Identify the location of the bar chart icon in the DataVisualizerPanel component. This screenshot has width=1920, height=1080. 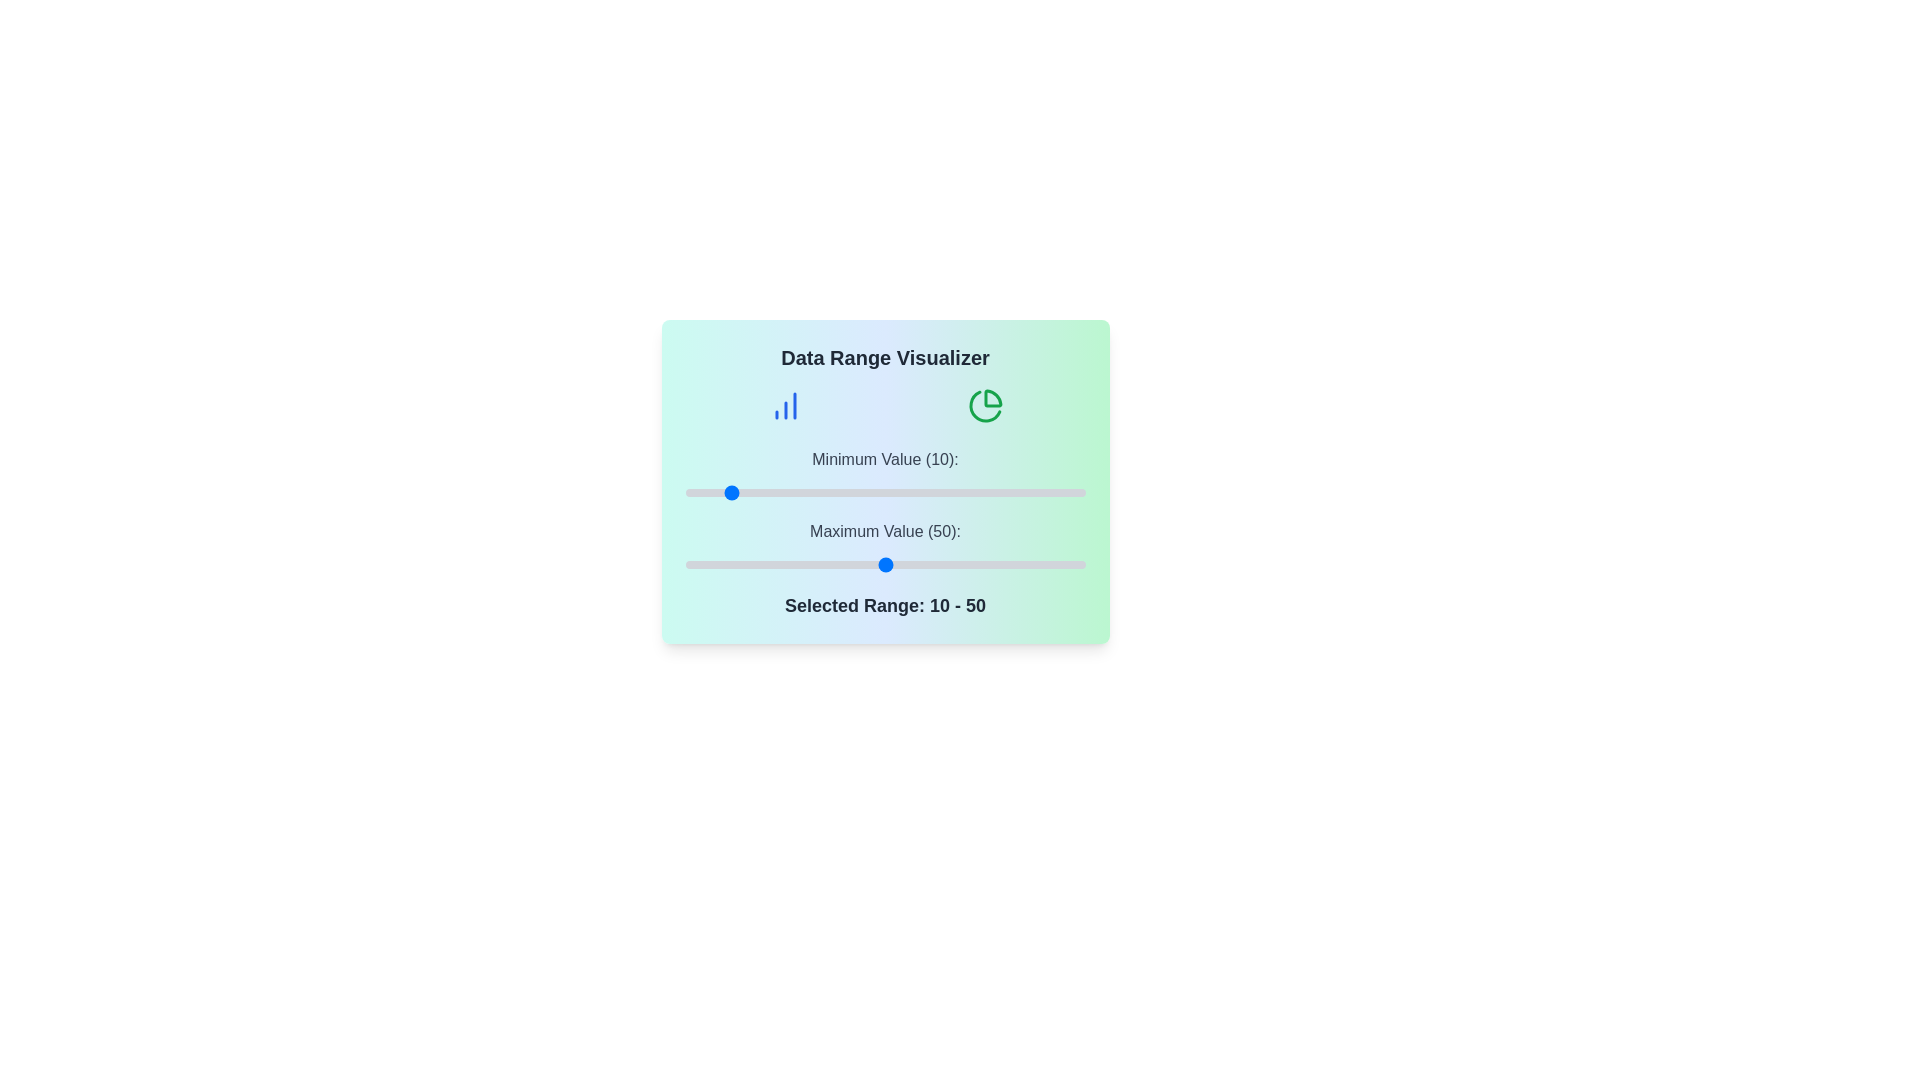
(784, 405).